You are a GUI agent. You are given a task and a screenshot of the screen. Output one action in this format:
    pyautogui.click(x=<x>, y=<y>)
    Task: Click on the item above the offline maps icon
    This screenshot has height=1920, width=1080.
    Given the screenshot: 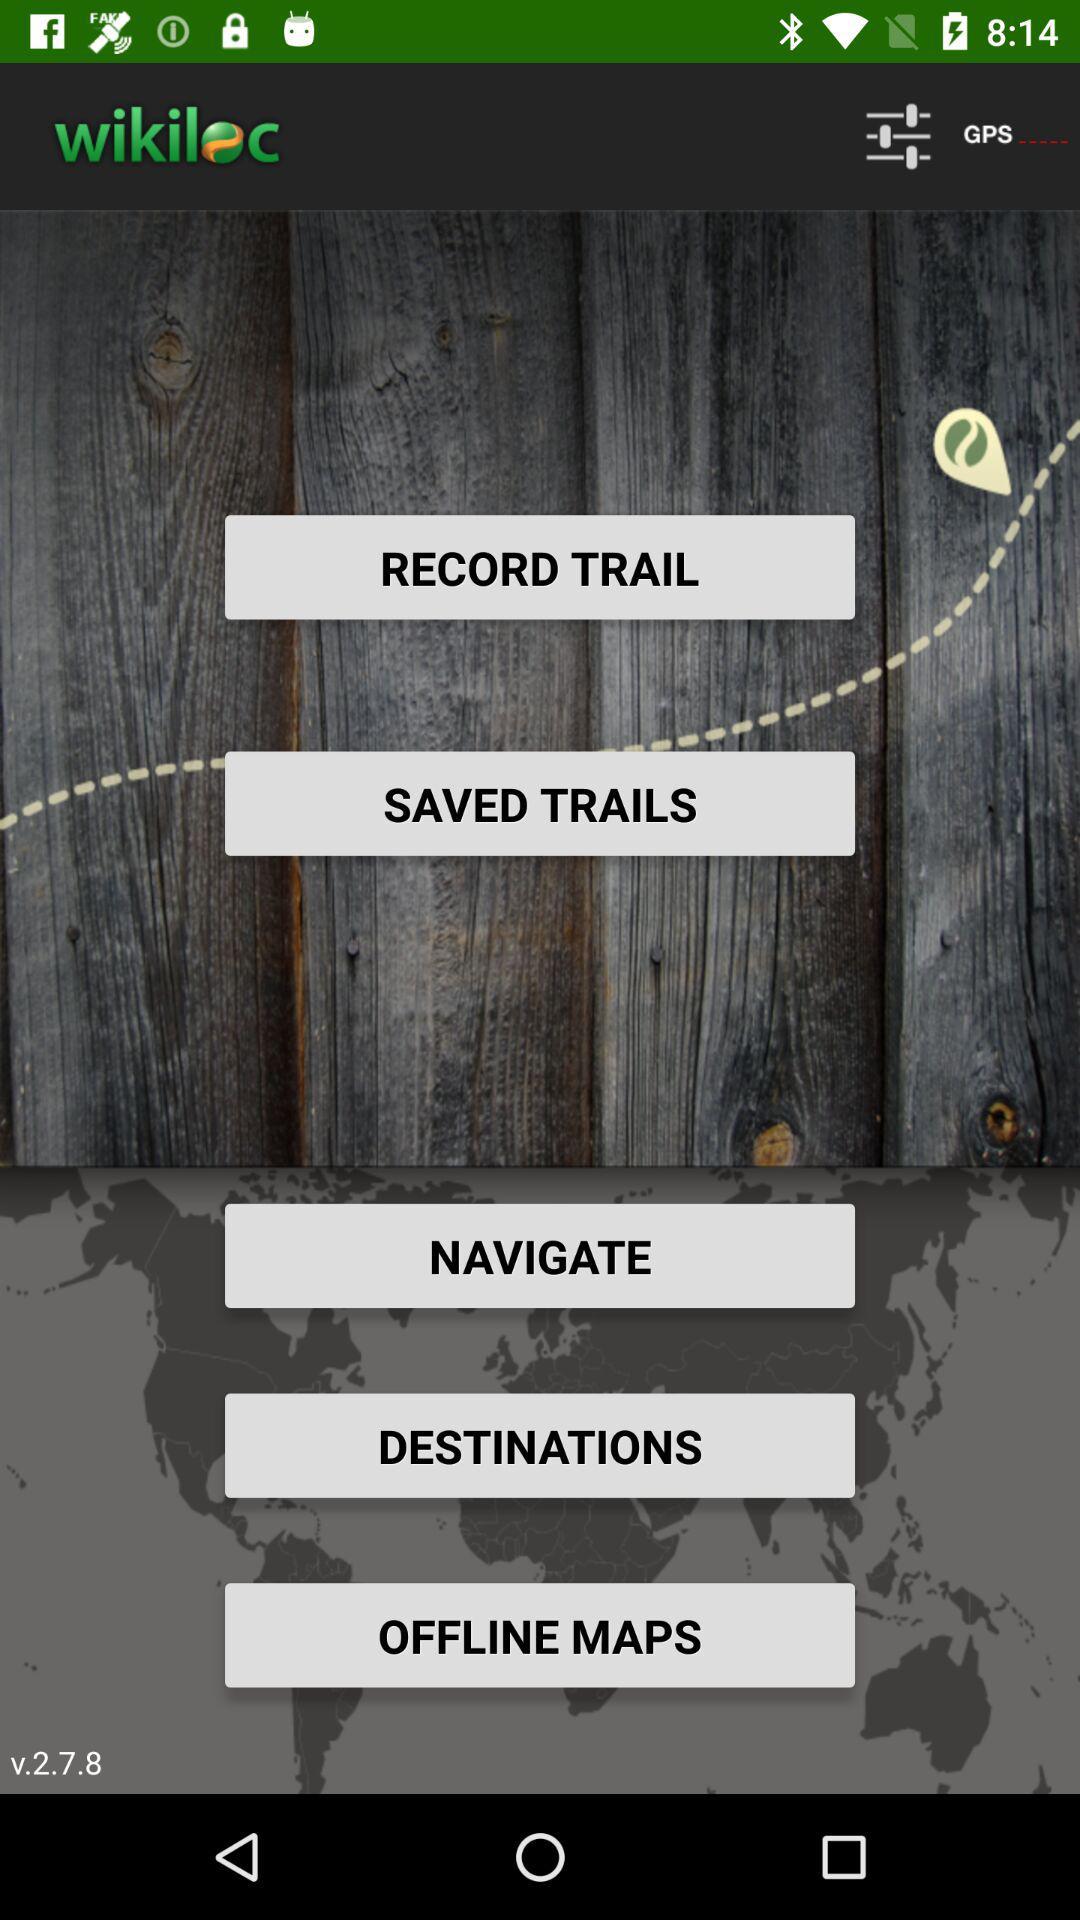 What is the action you would take?
    pyautogui.click(x=540, y=1445)
    